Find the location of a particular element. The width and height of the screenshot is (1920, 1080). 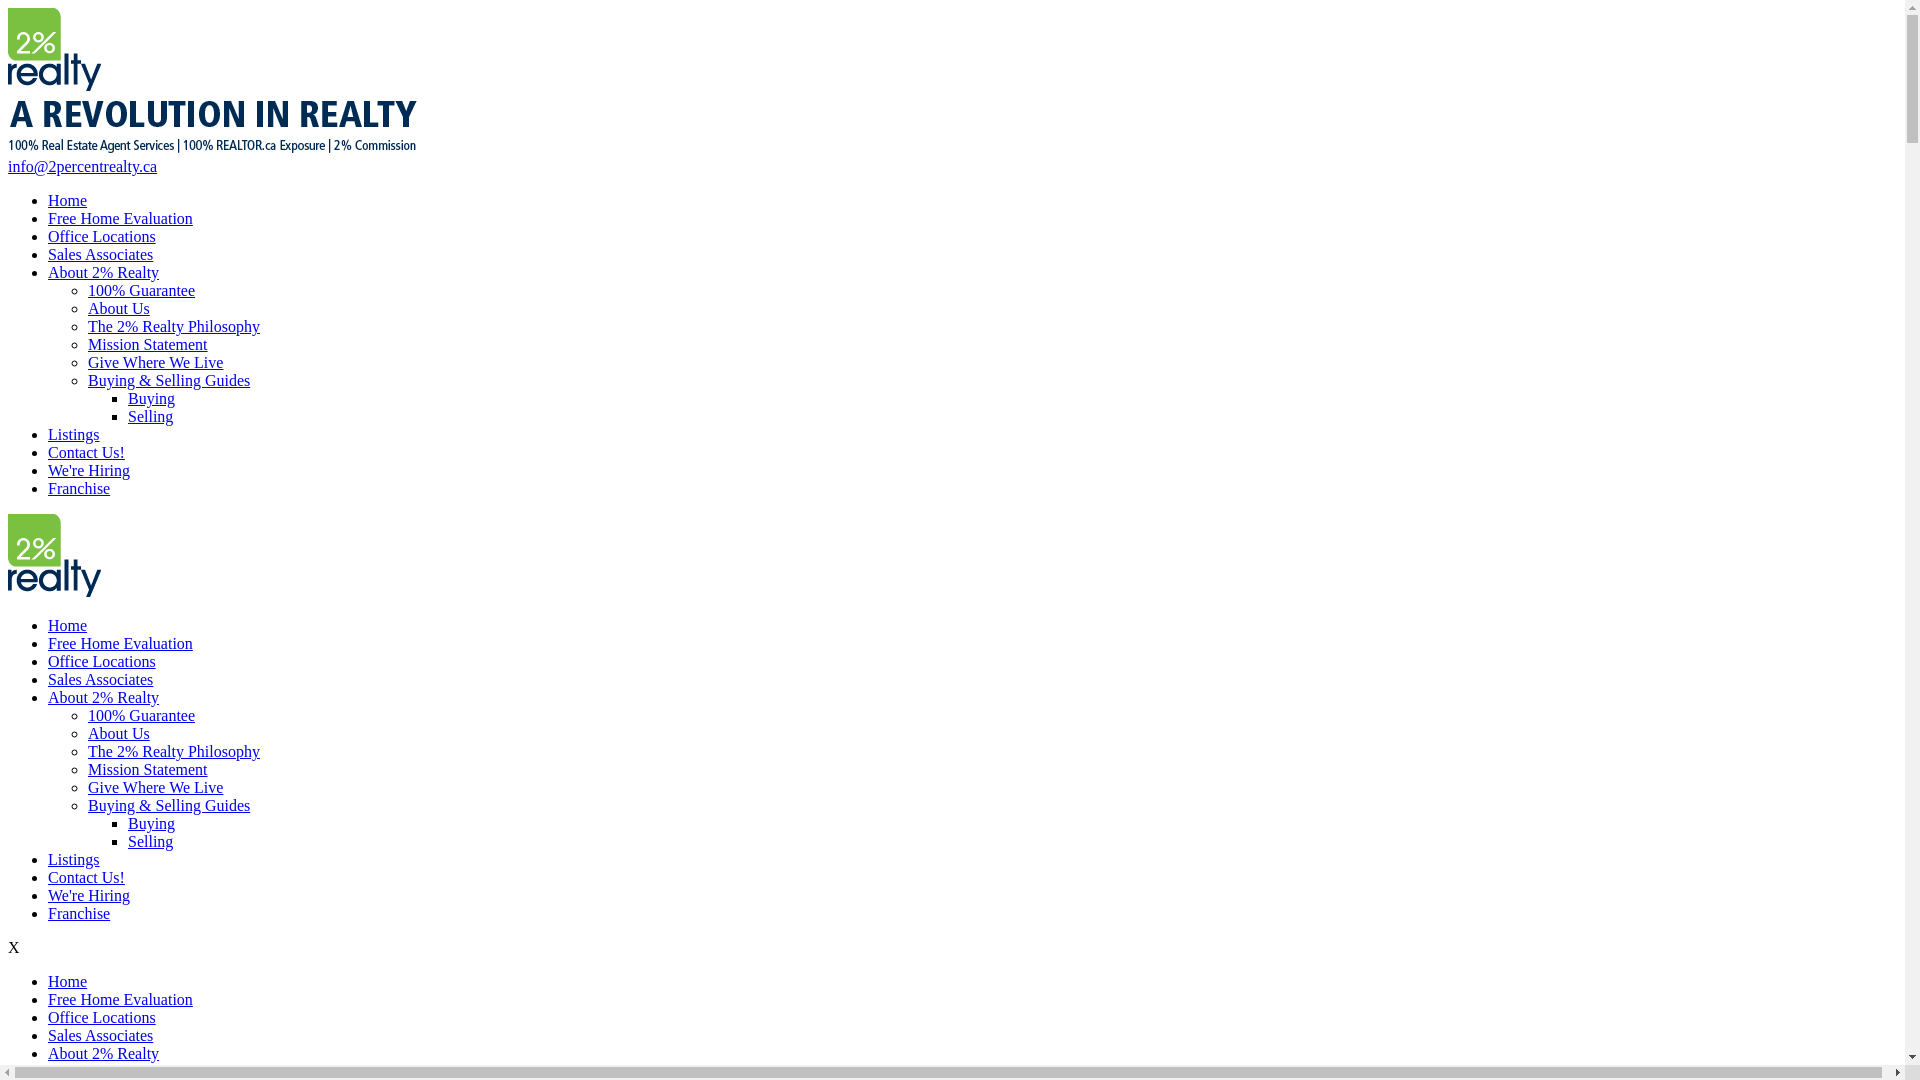

'Free Home Evaluation' is located at coordinates (119, 643).